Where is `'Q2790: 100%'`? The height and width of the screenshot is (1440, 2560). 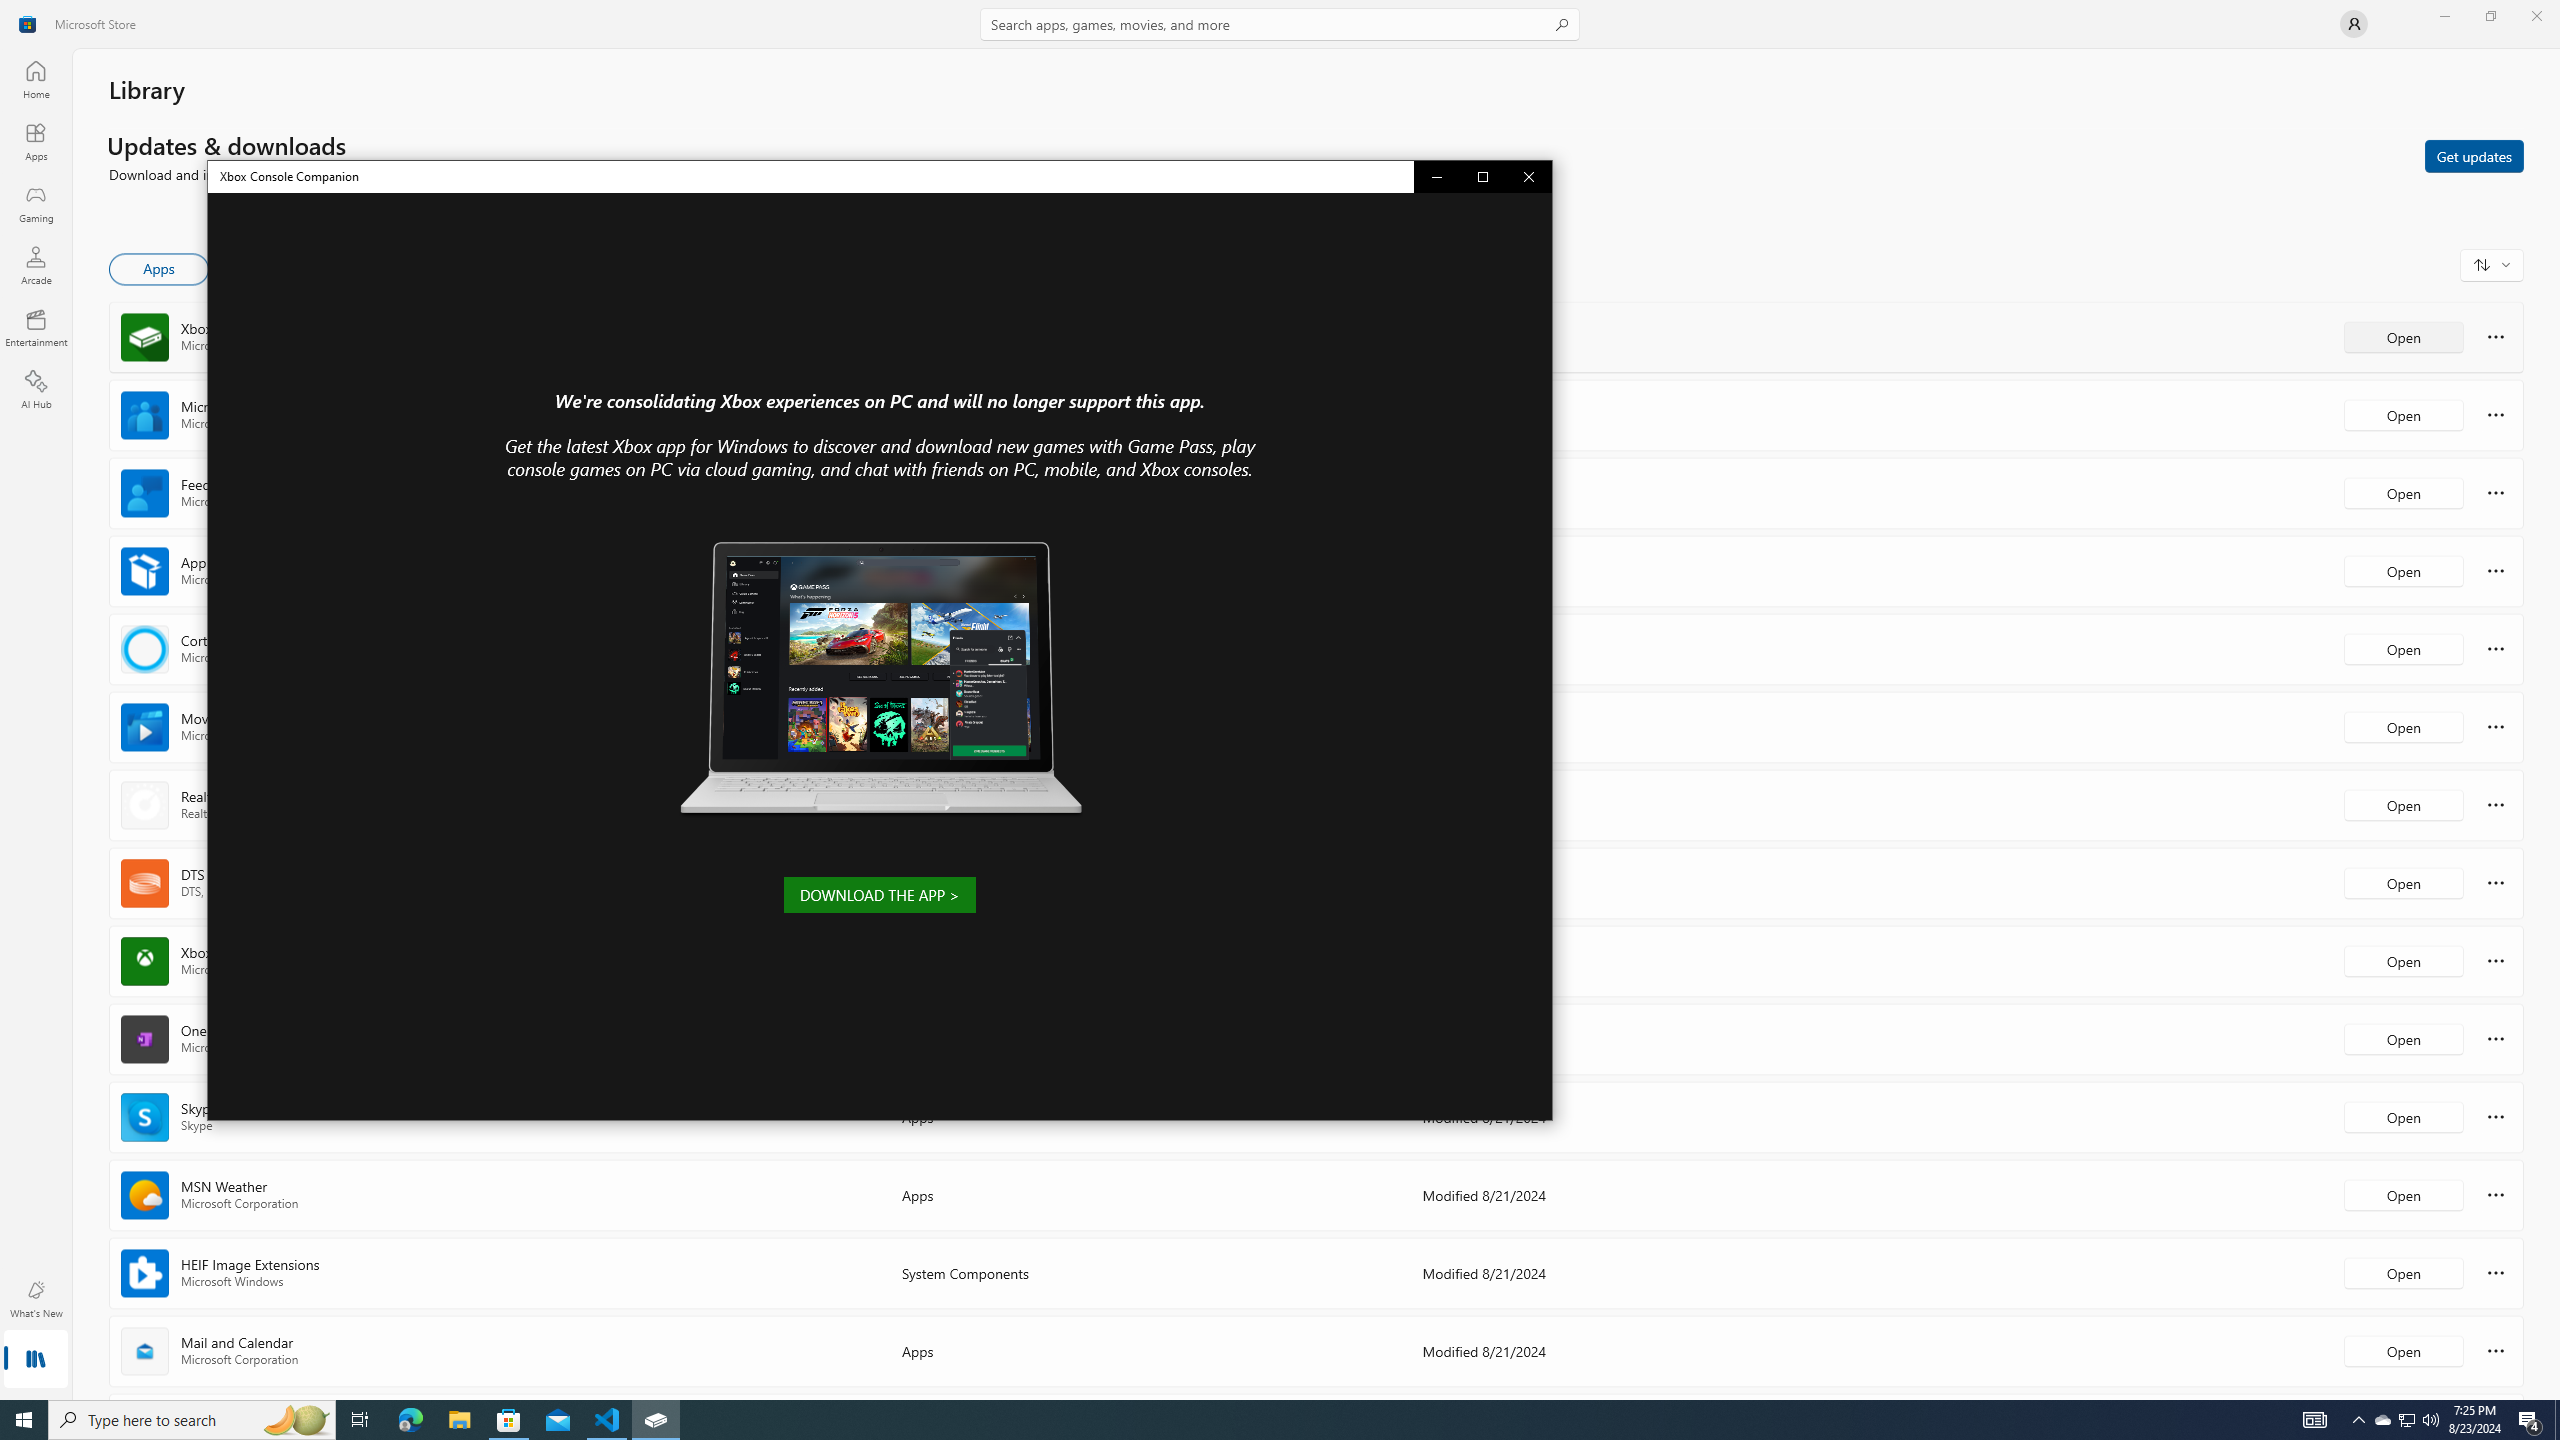 'Q2790: 100%' is located at coordinates (2429, 1418).